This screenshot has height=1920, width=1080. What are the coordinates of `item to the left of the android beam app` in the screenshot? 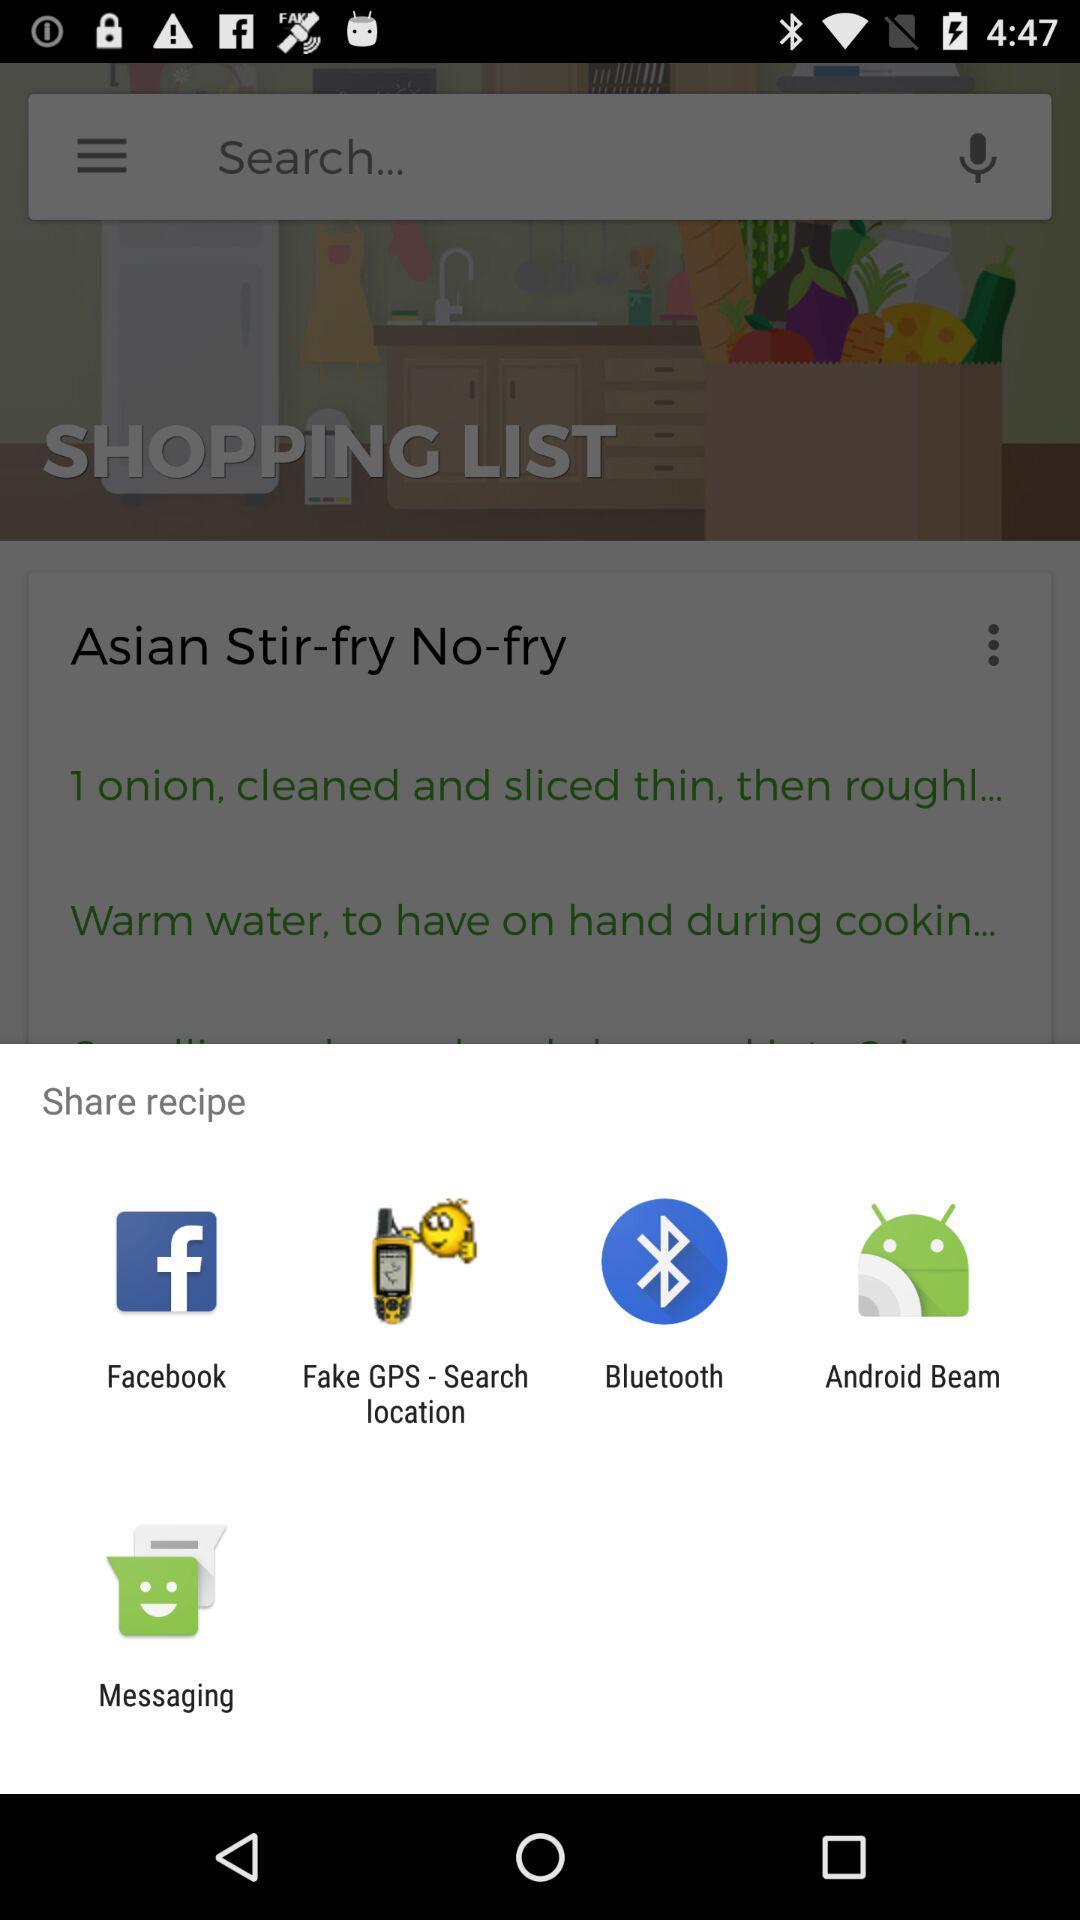 It's located at (664, 1392).